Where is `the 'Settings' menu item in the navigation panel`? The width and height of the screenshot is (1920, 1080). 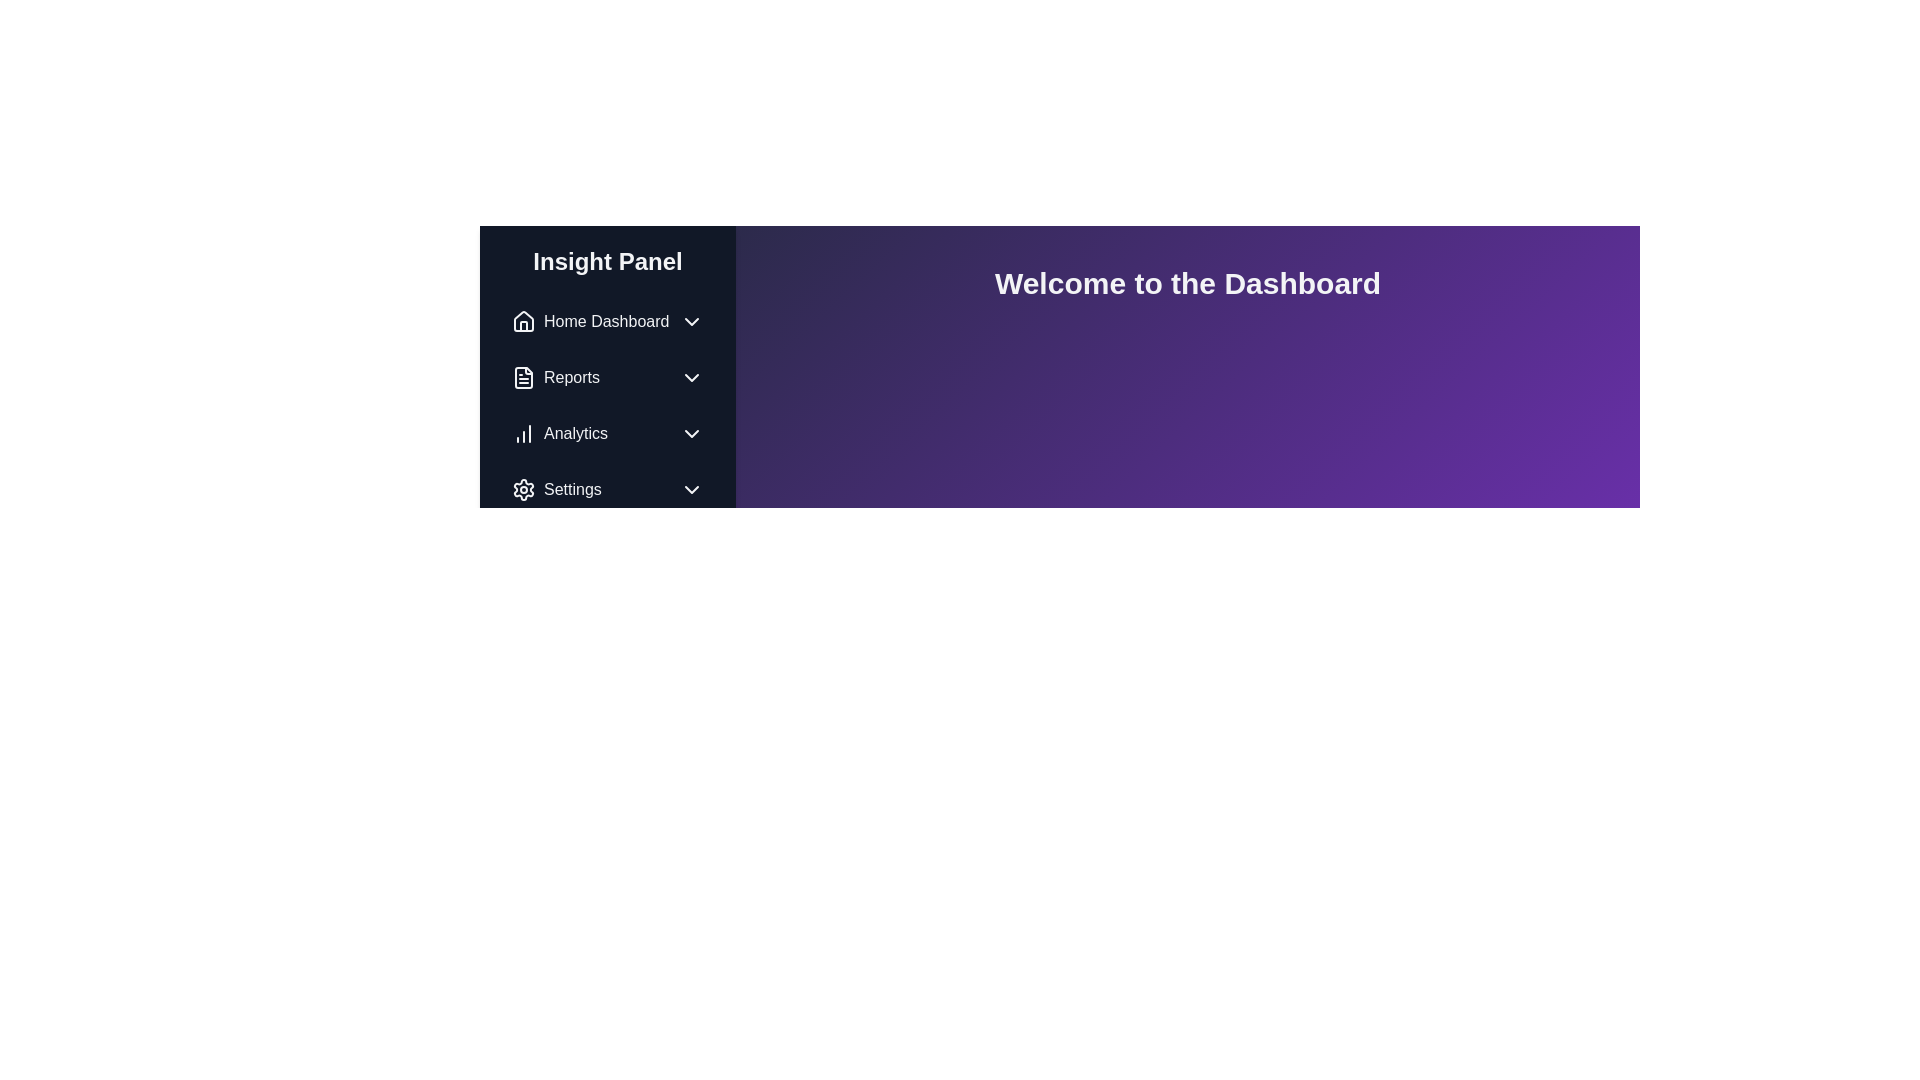
the 'Settings' menu item in the navigation panel is located at coordinates (556, 489).